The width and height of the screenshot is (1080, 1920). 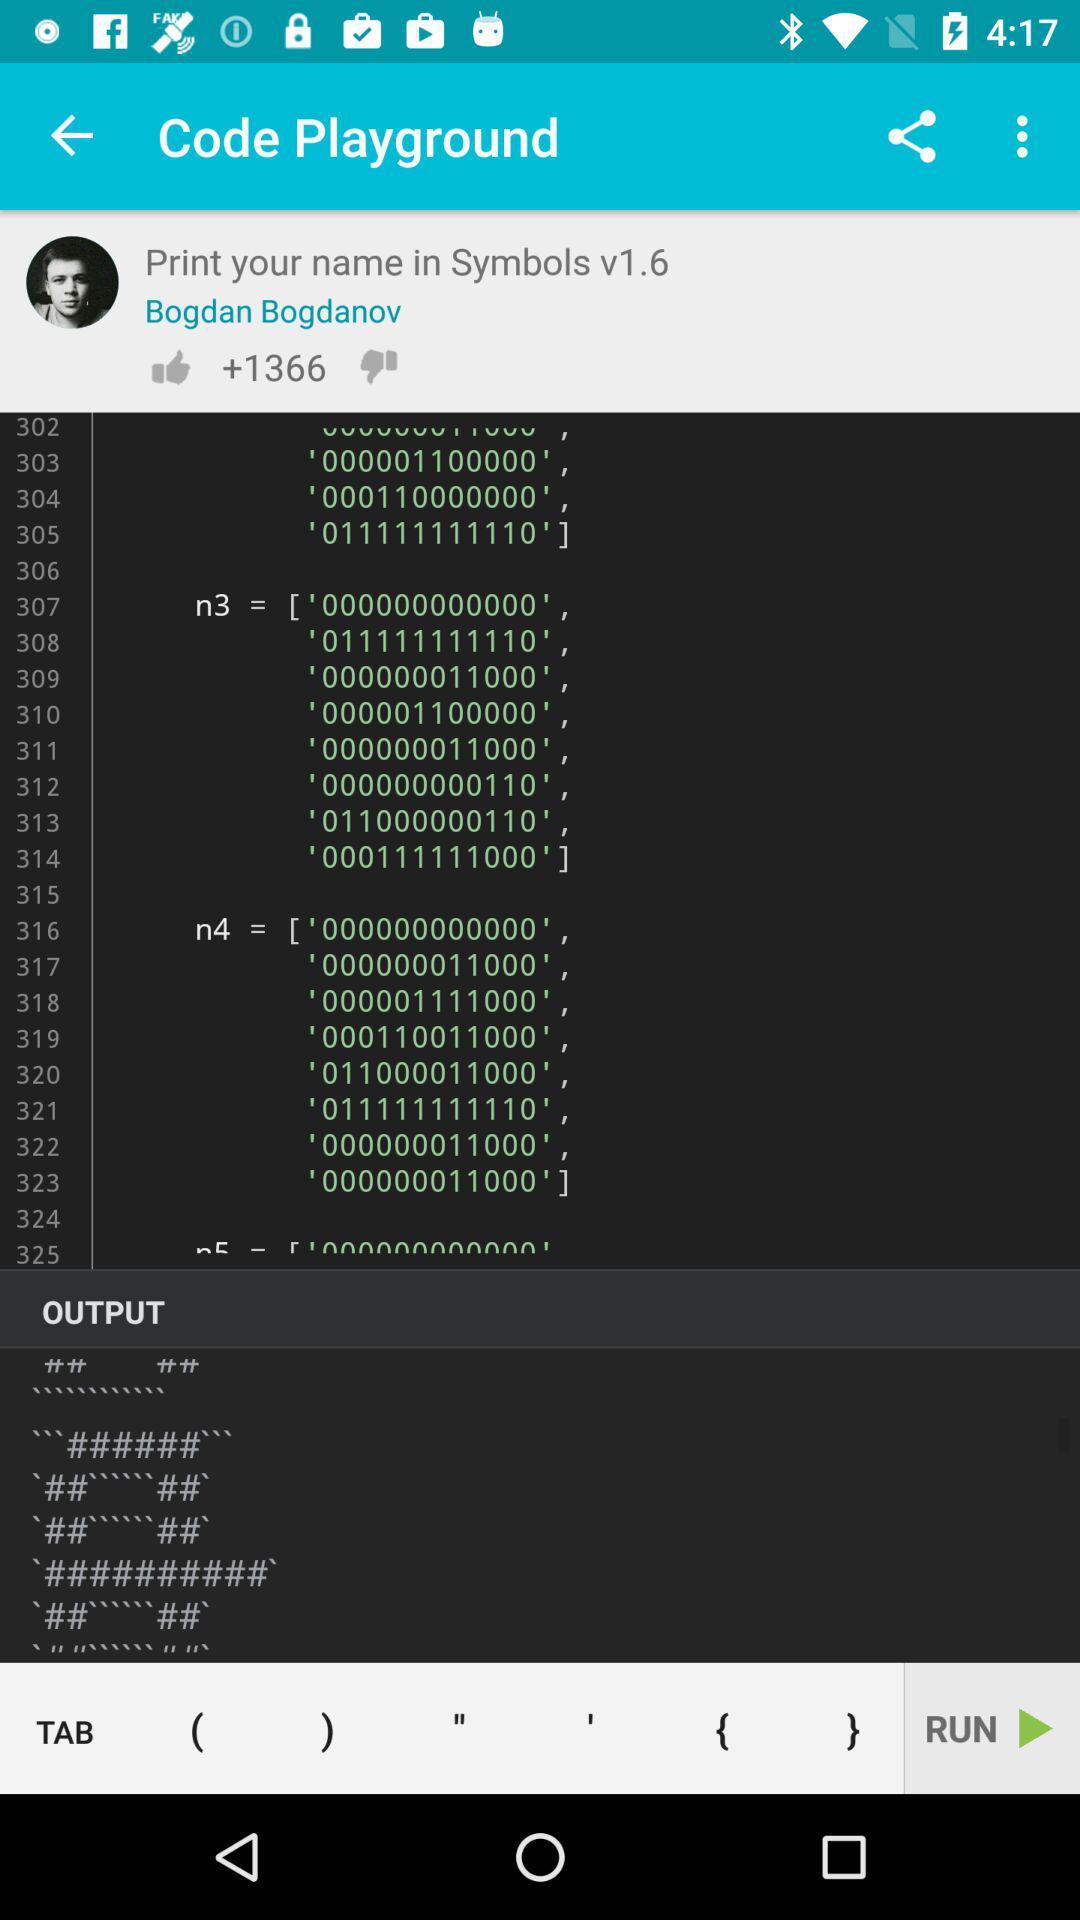 What do you see at coordinates (169, 366) in the screenshot?
I see `the thumbs_up icon` at bounding box center [169, 366].